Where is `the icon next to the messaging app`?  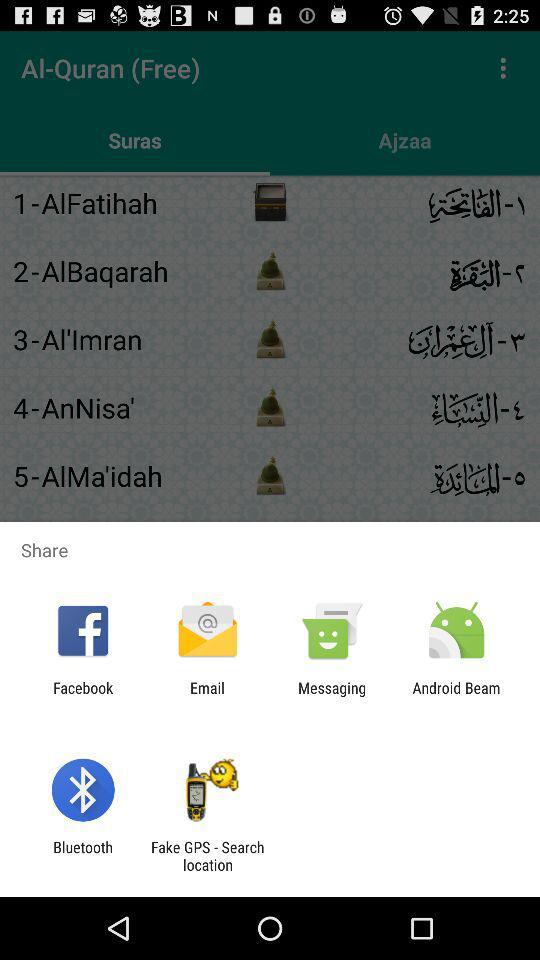 the icon next to the messaging app is located at coordinates (456, 696).